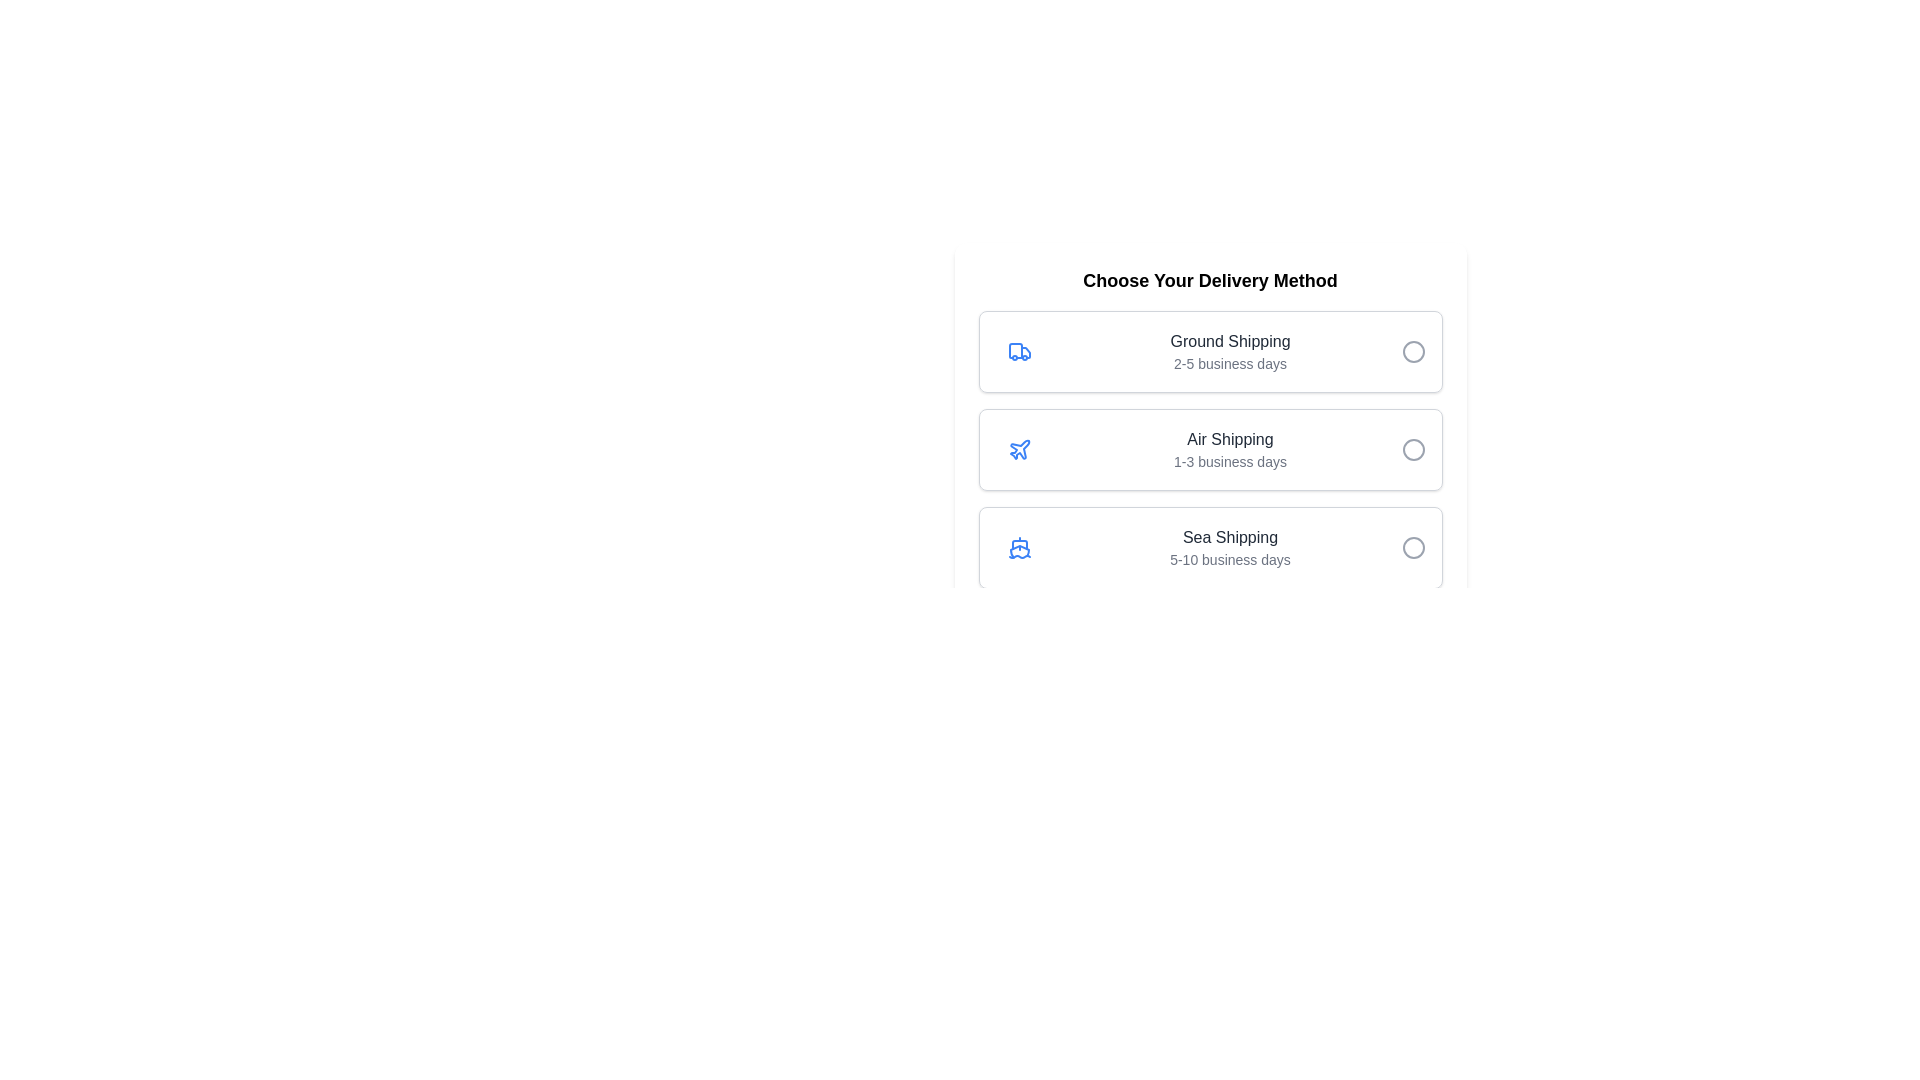 The image size is (1920, 1080). Describe the element at coordinates (1019, 450) in the screenshot. I see `the air shipping icon, which is the leftmost icon in the delivery method selection under 'Choose Your Delivery Method'` at that location.